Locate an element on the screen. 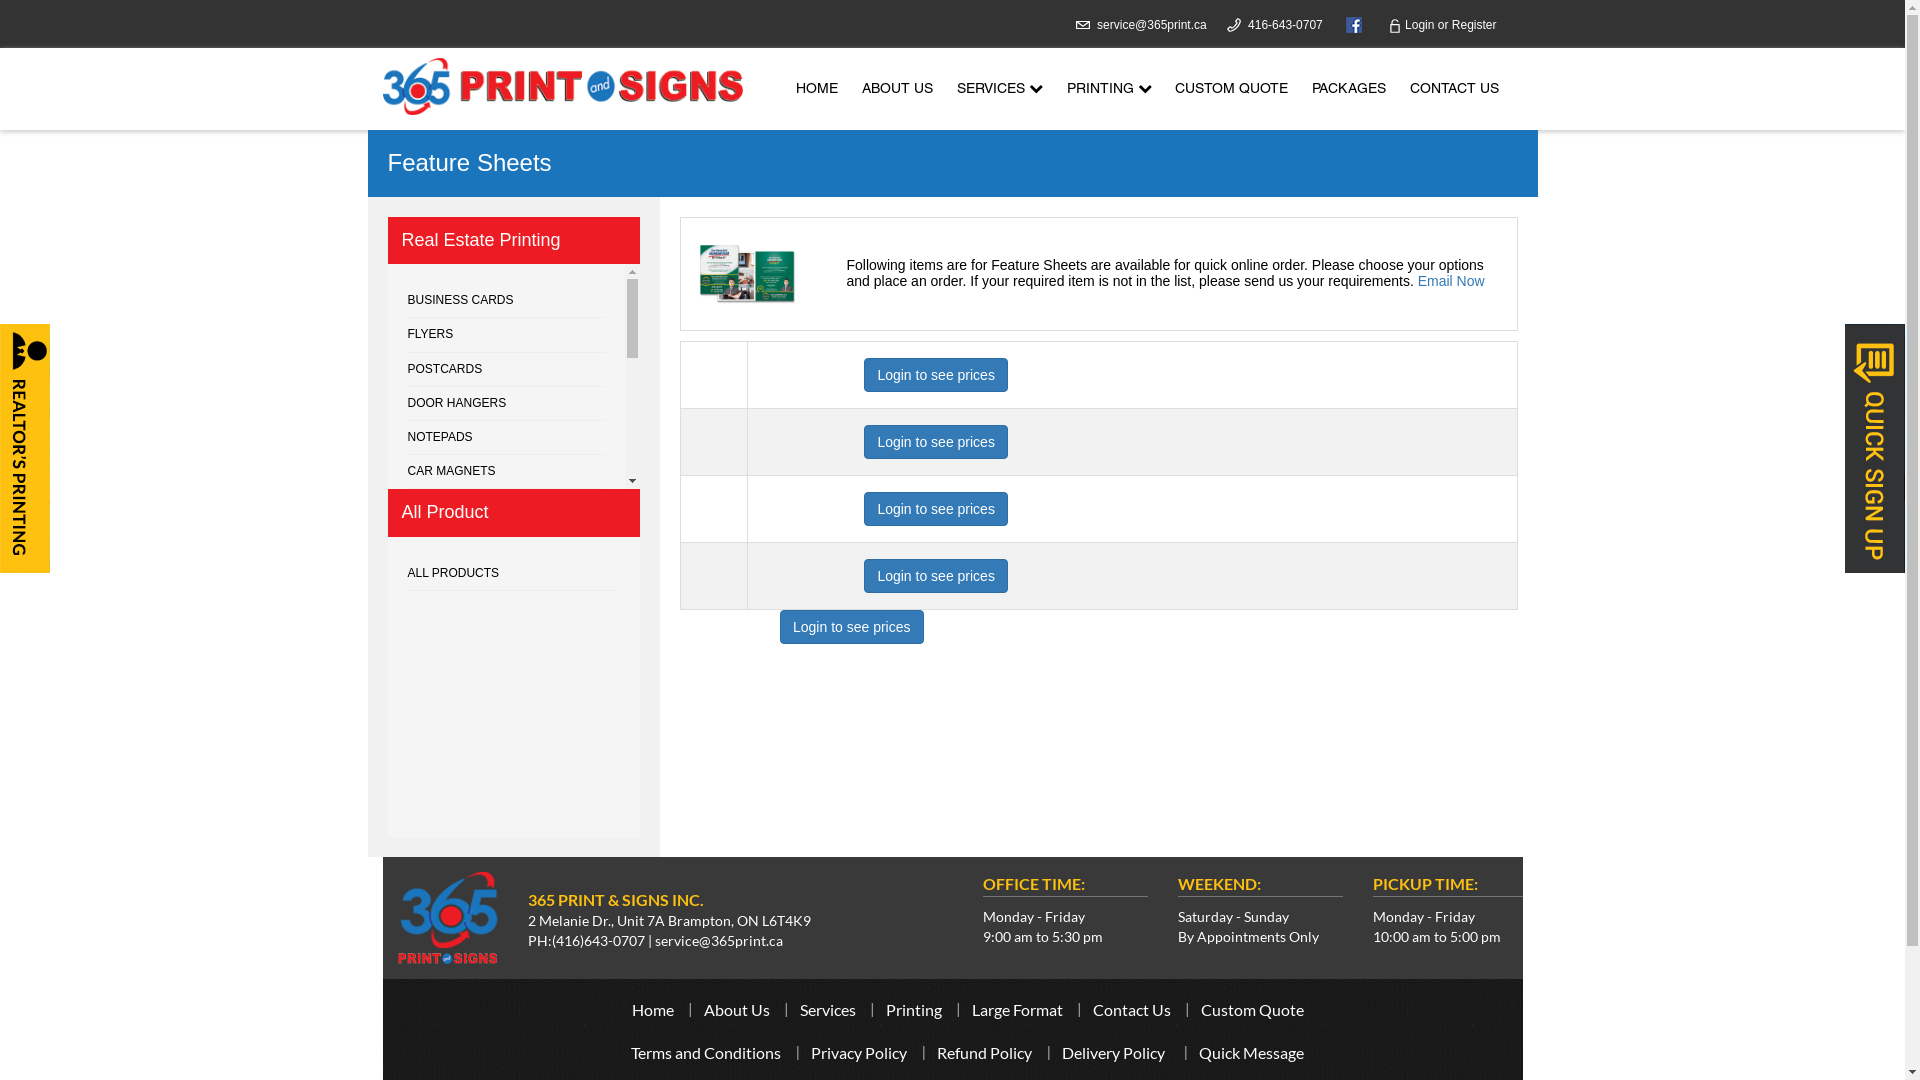 The image size is (1920, 1080). 'Privacy Policy' is located at coordinates (859, 1051).